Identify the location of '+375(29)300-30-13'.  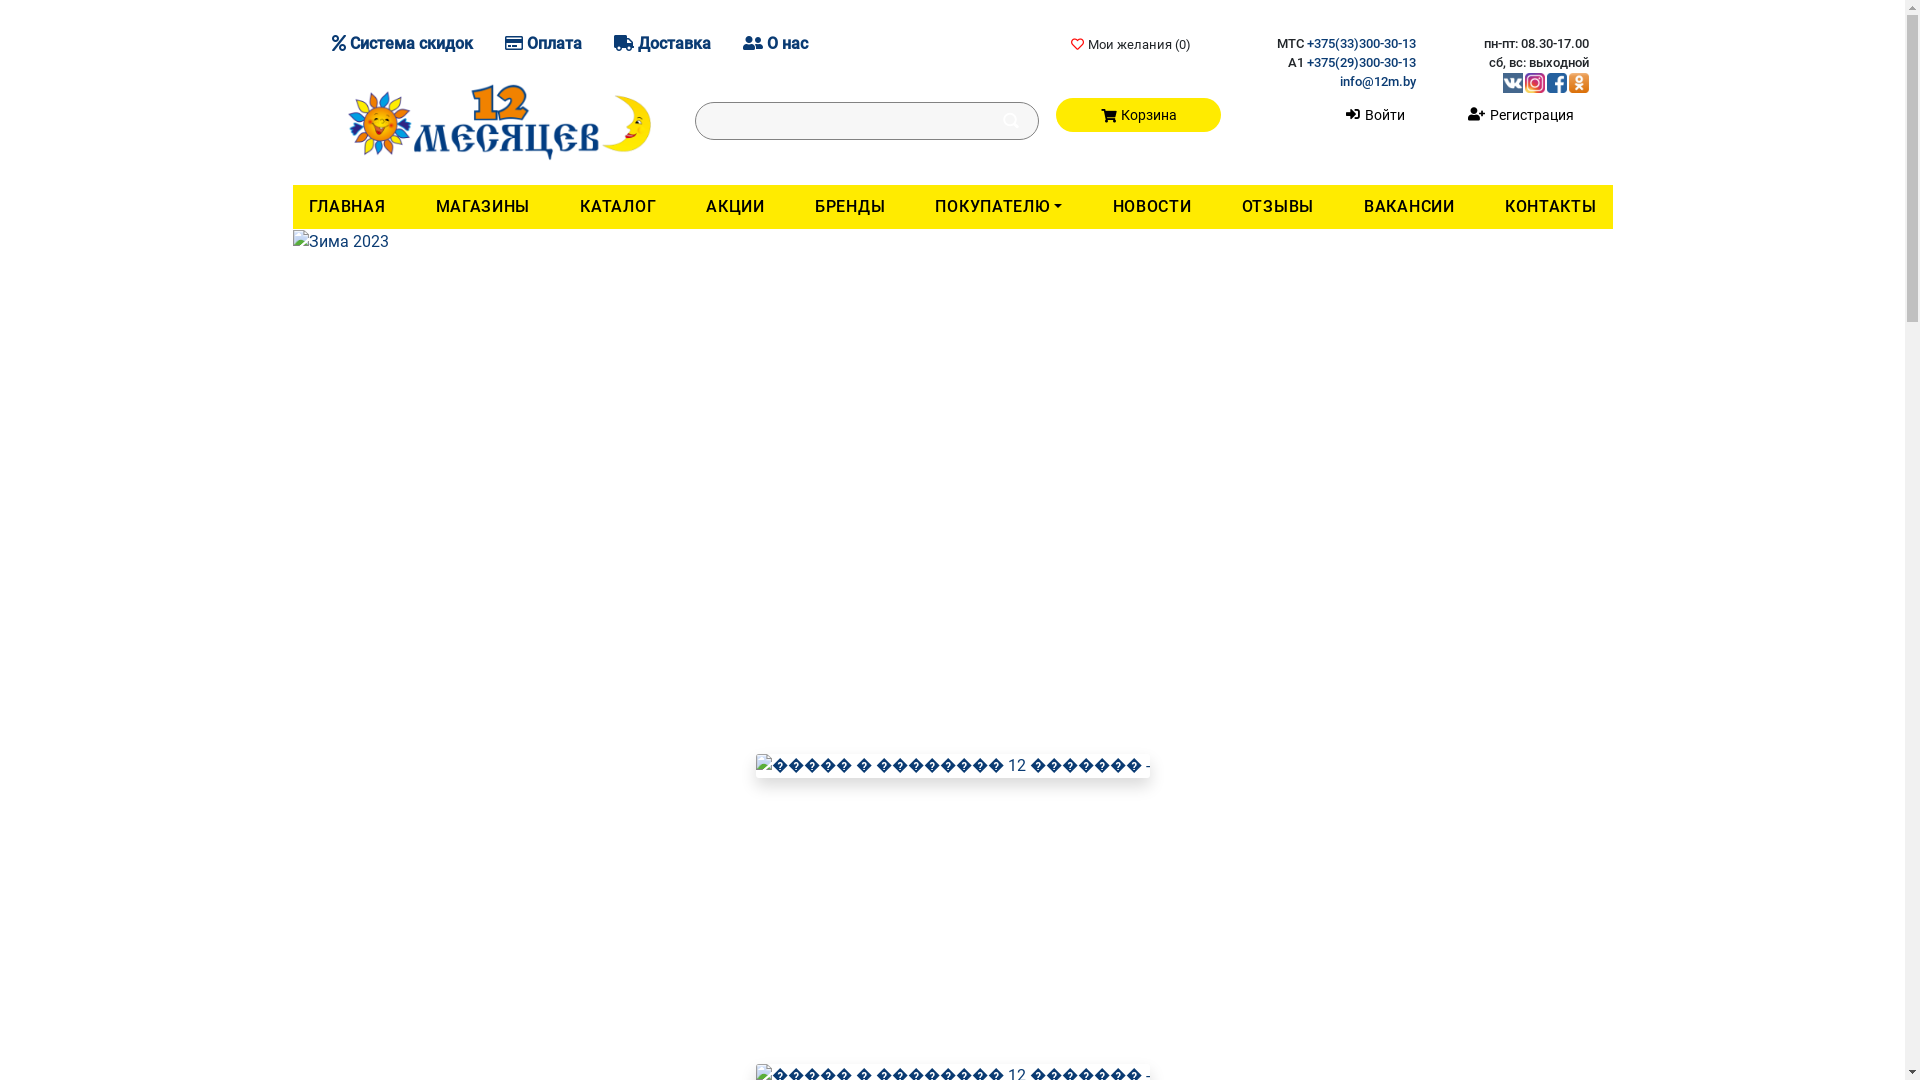
(1306, 61).